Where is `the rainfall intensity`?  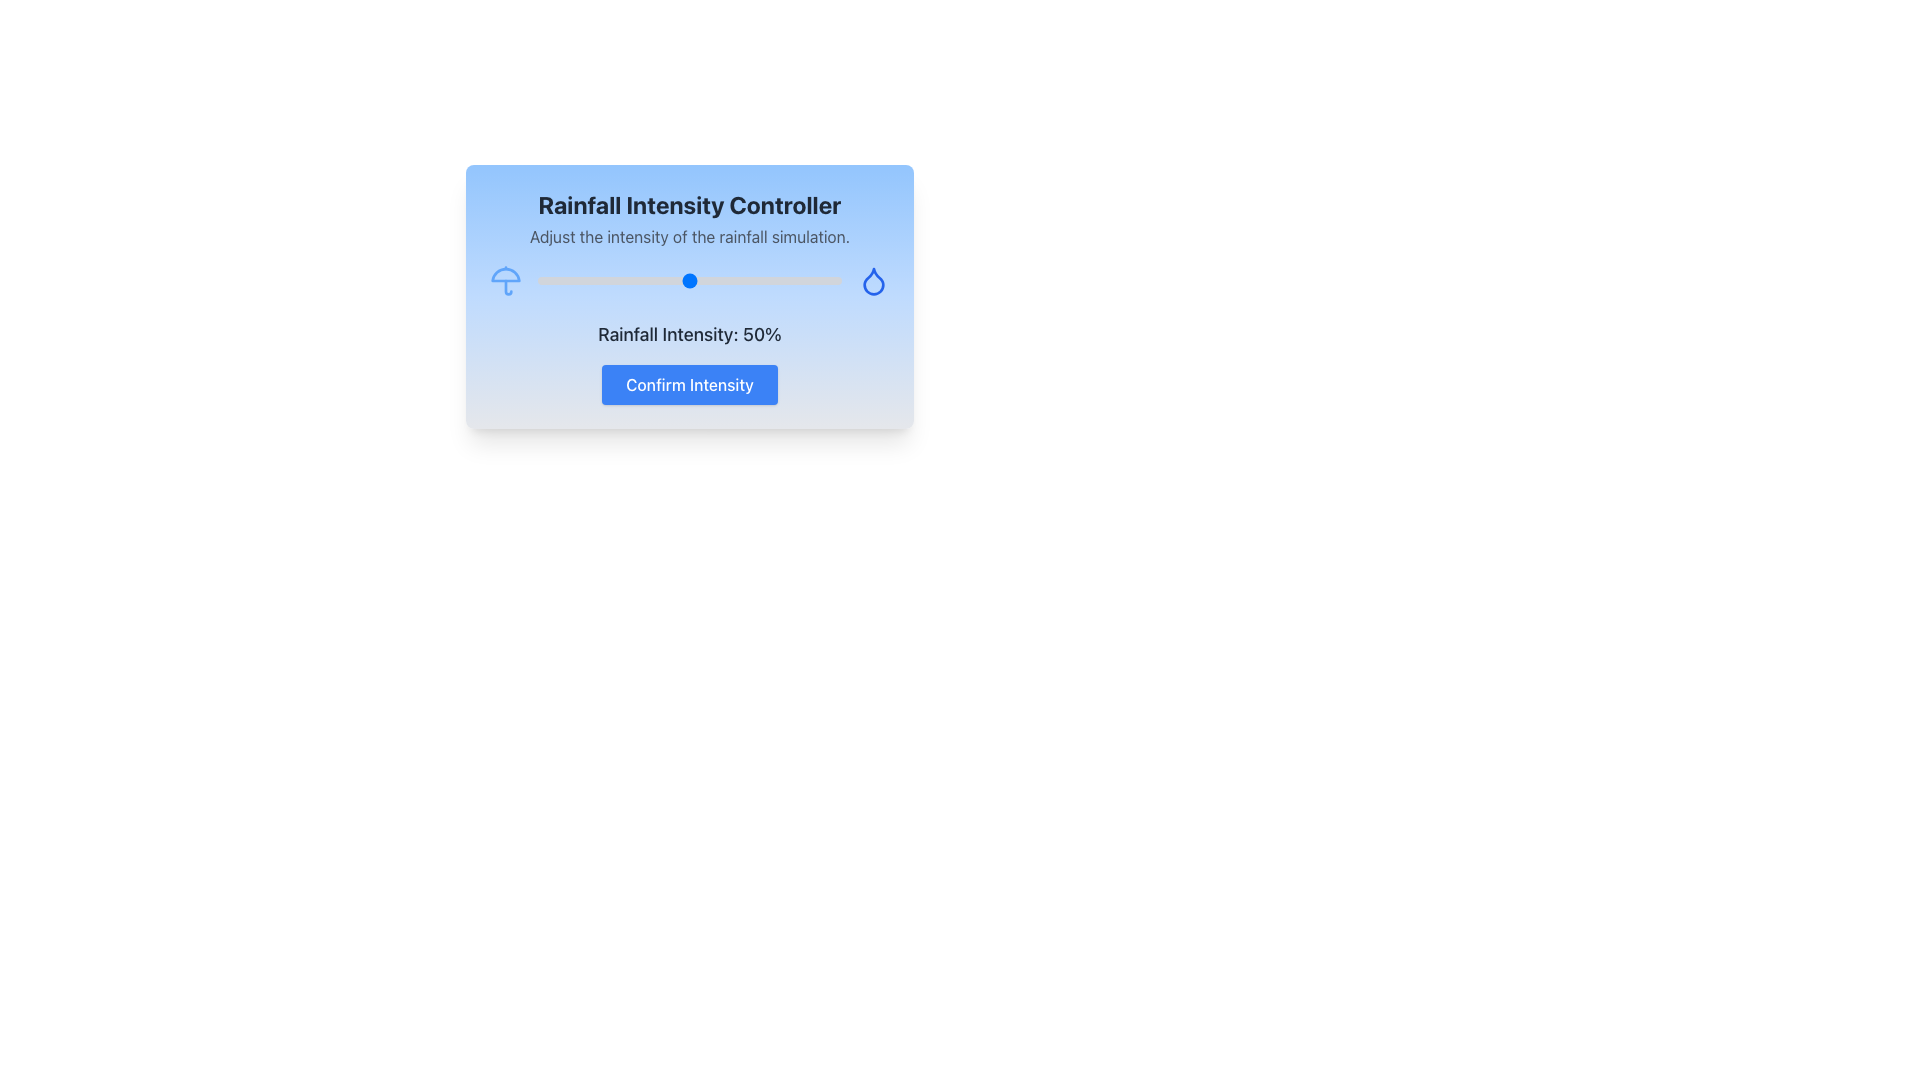 the rainfall intensity is located at coordinates (686, 281).